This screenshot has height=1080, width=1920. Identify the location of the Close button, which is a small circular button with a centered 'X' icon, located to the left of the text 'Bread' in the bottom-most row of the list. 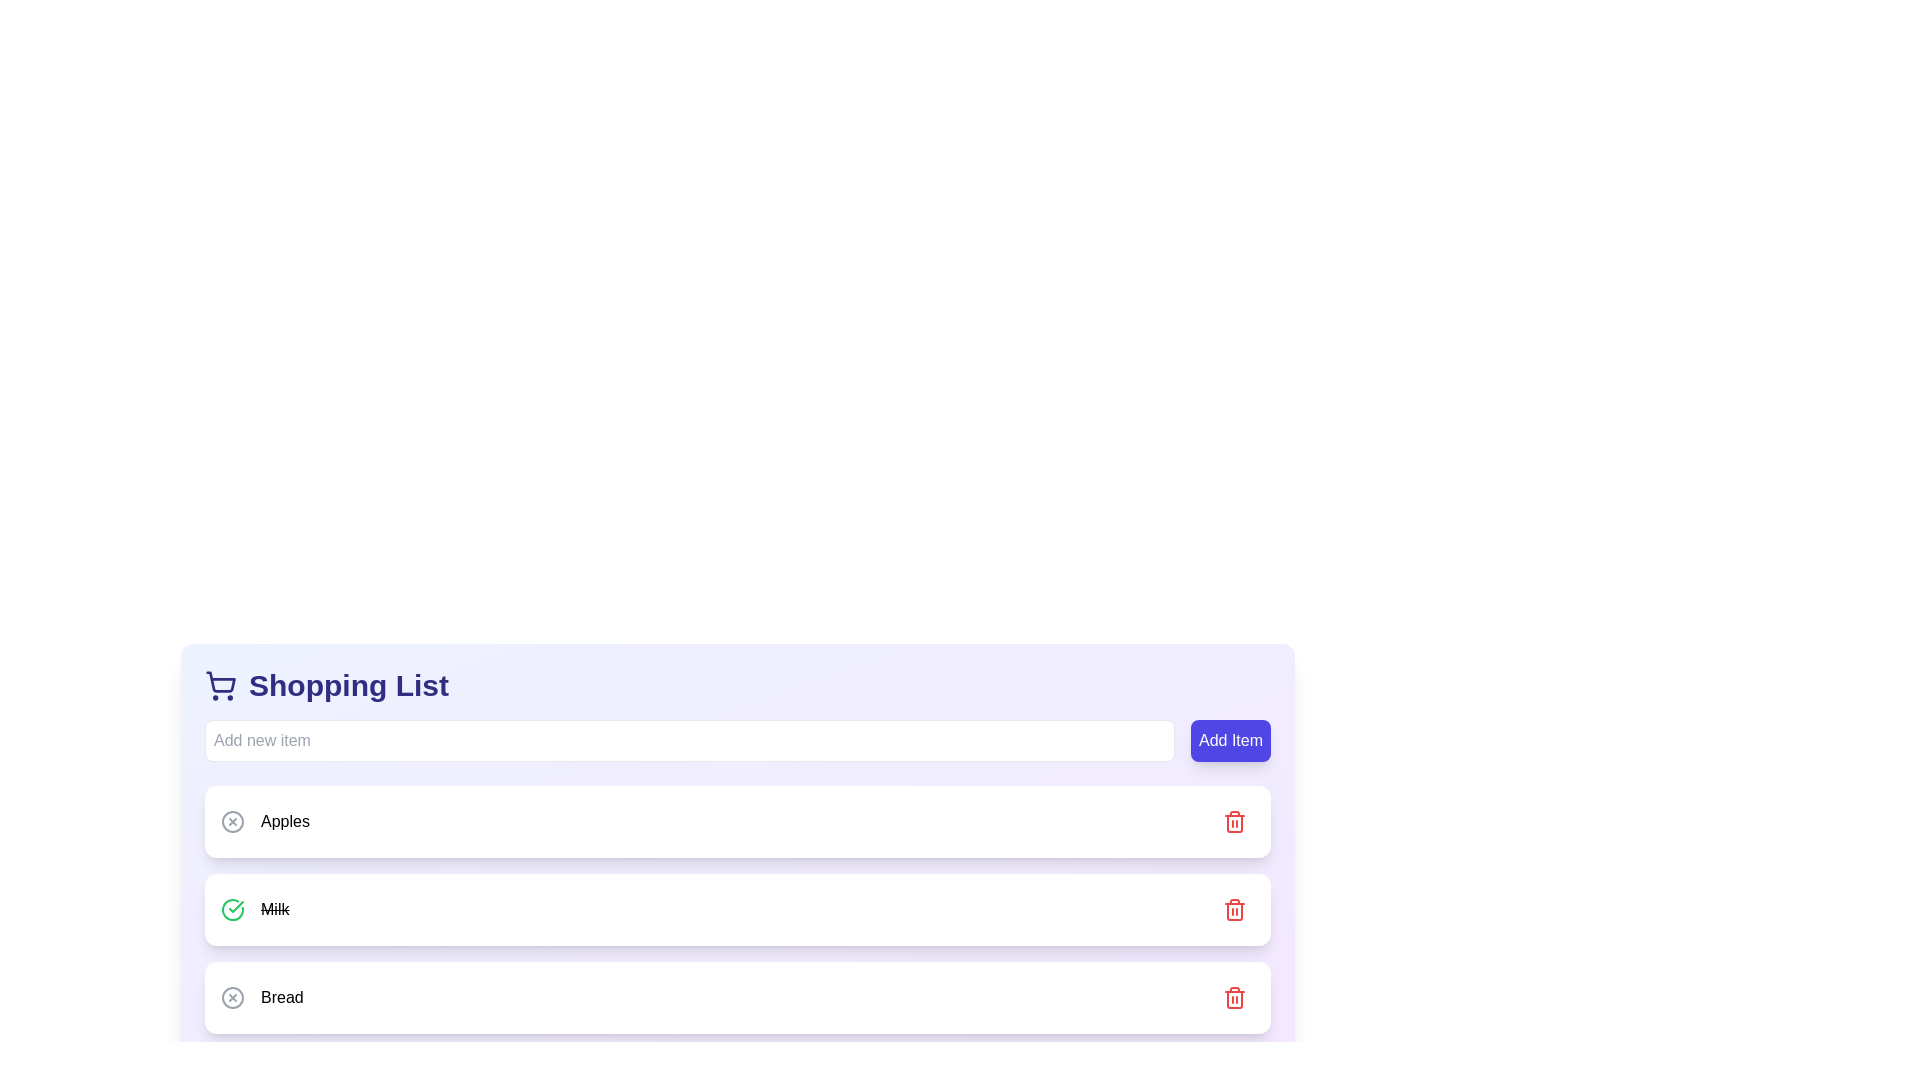
(233, 998).